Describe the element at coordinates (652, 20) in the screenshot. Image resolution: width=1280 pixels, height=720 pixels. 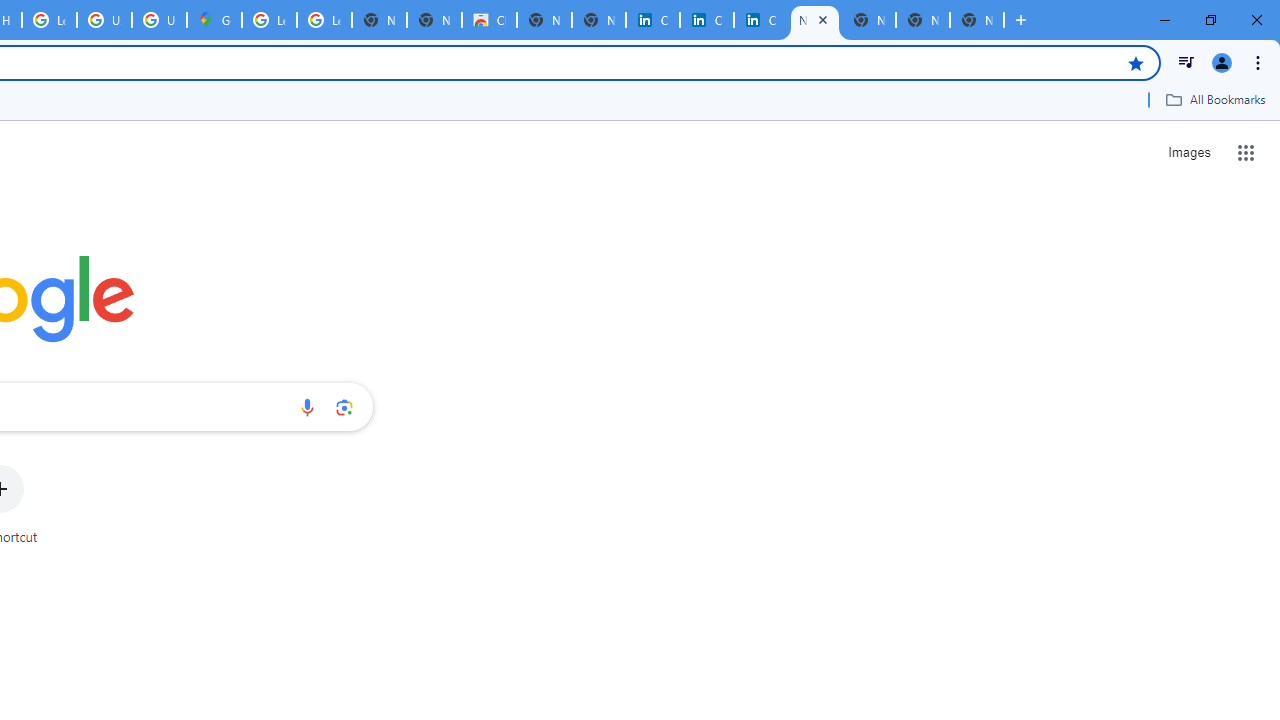
I see `'Cookie Policy | LinkedIn'` at that location.